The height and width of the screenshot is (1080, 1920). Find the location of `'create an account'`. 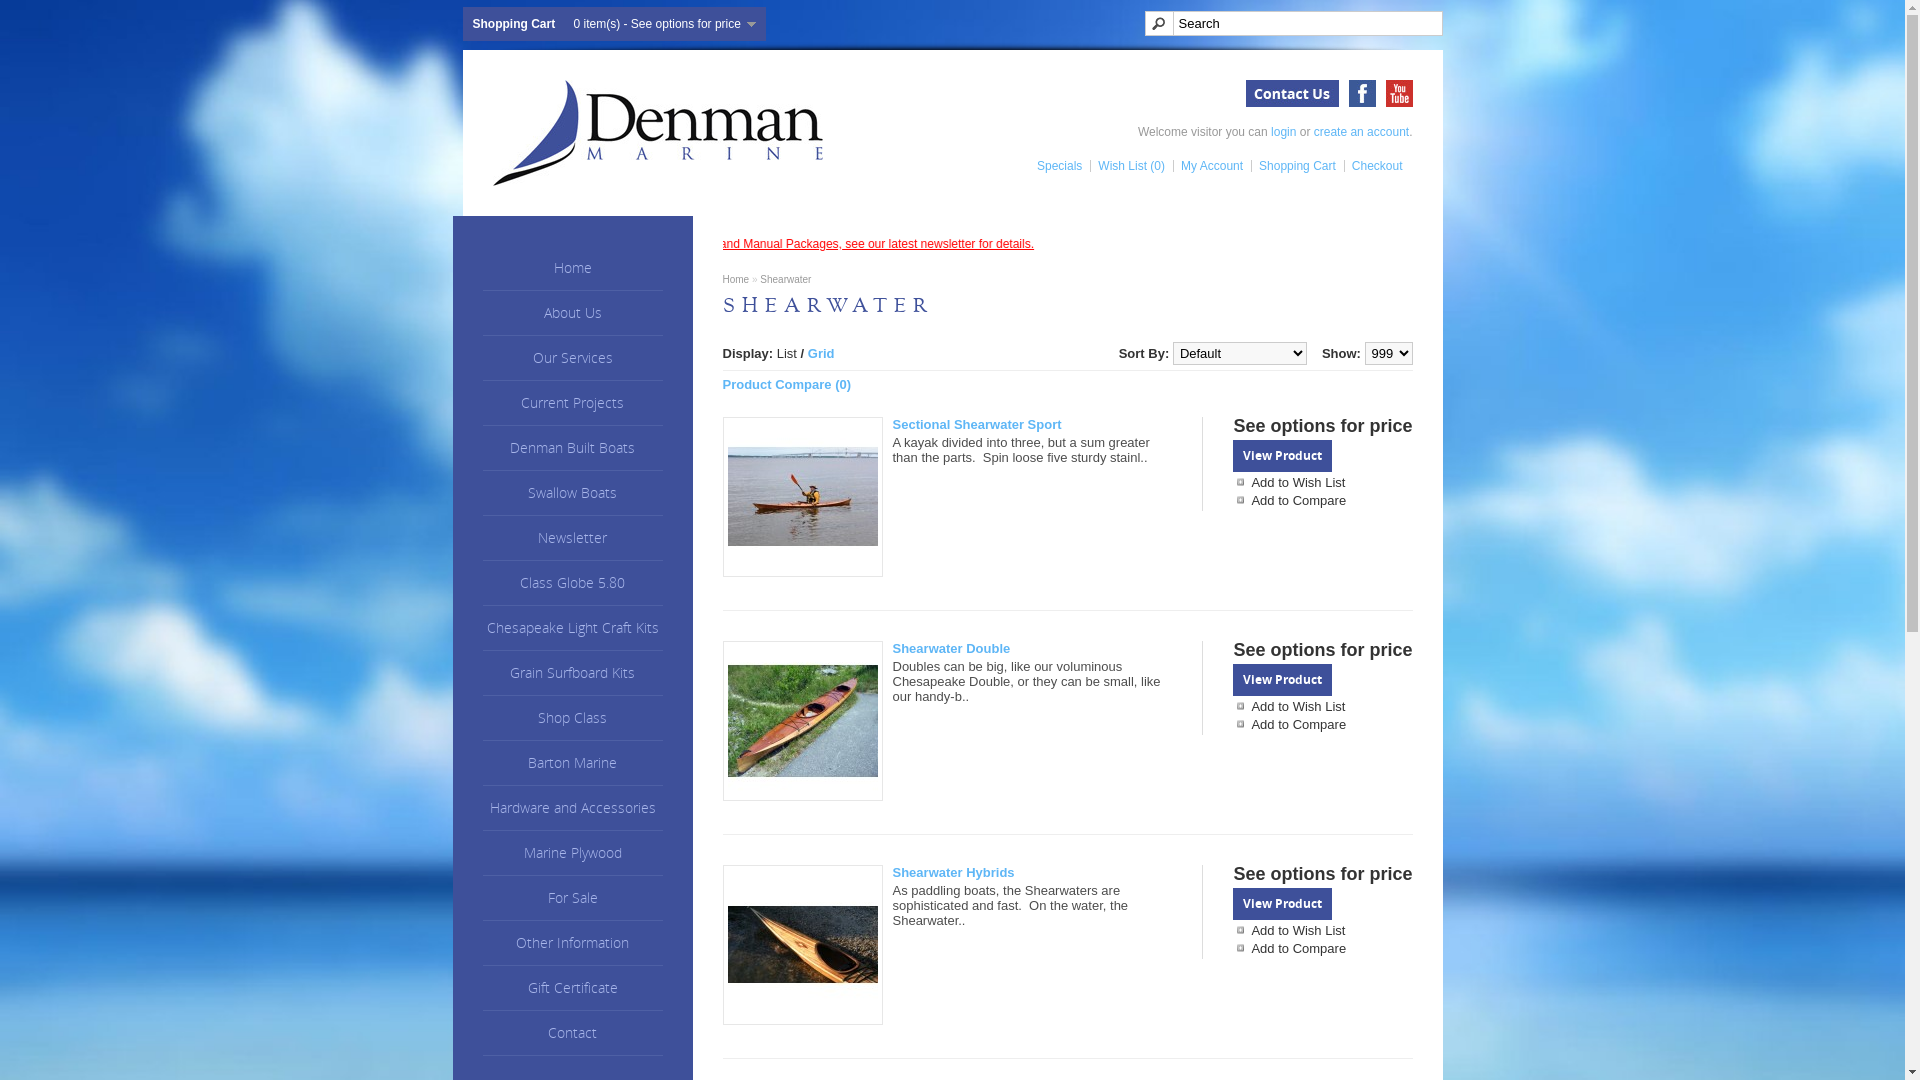

'create an account' is located at coordinates (1360, 131).